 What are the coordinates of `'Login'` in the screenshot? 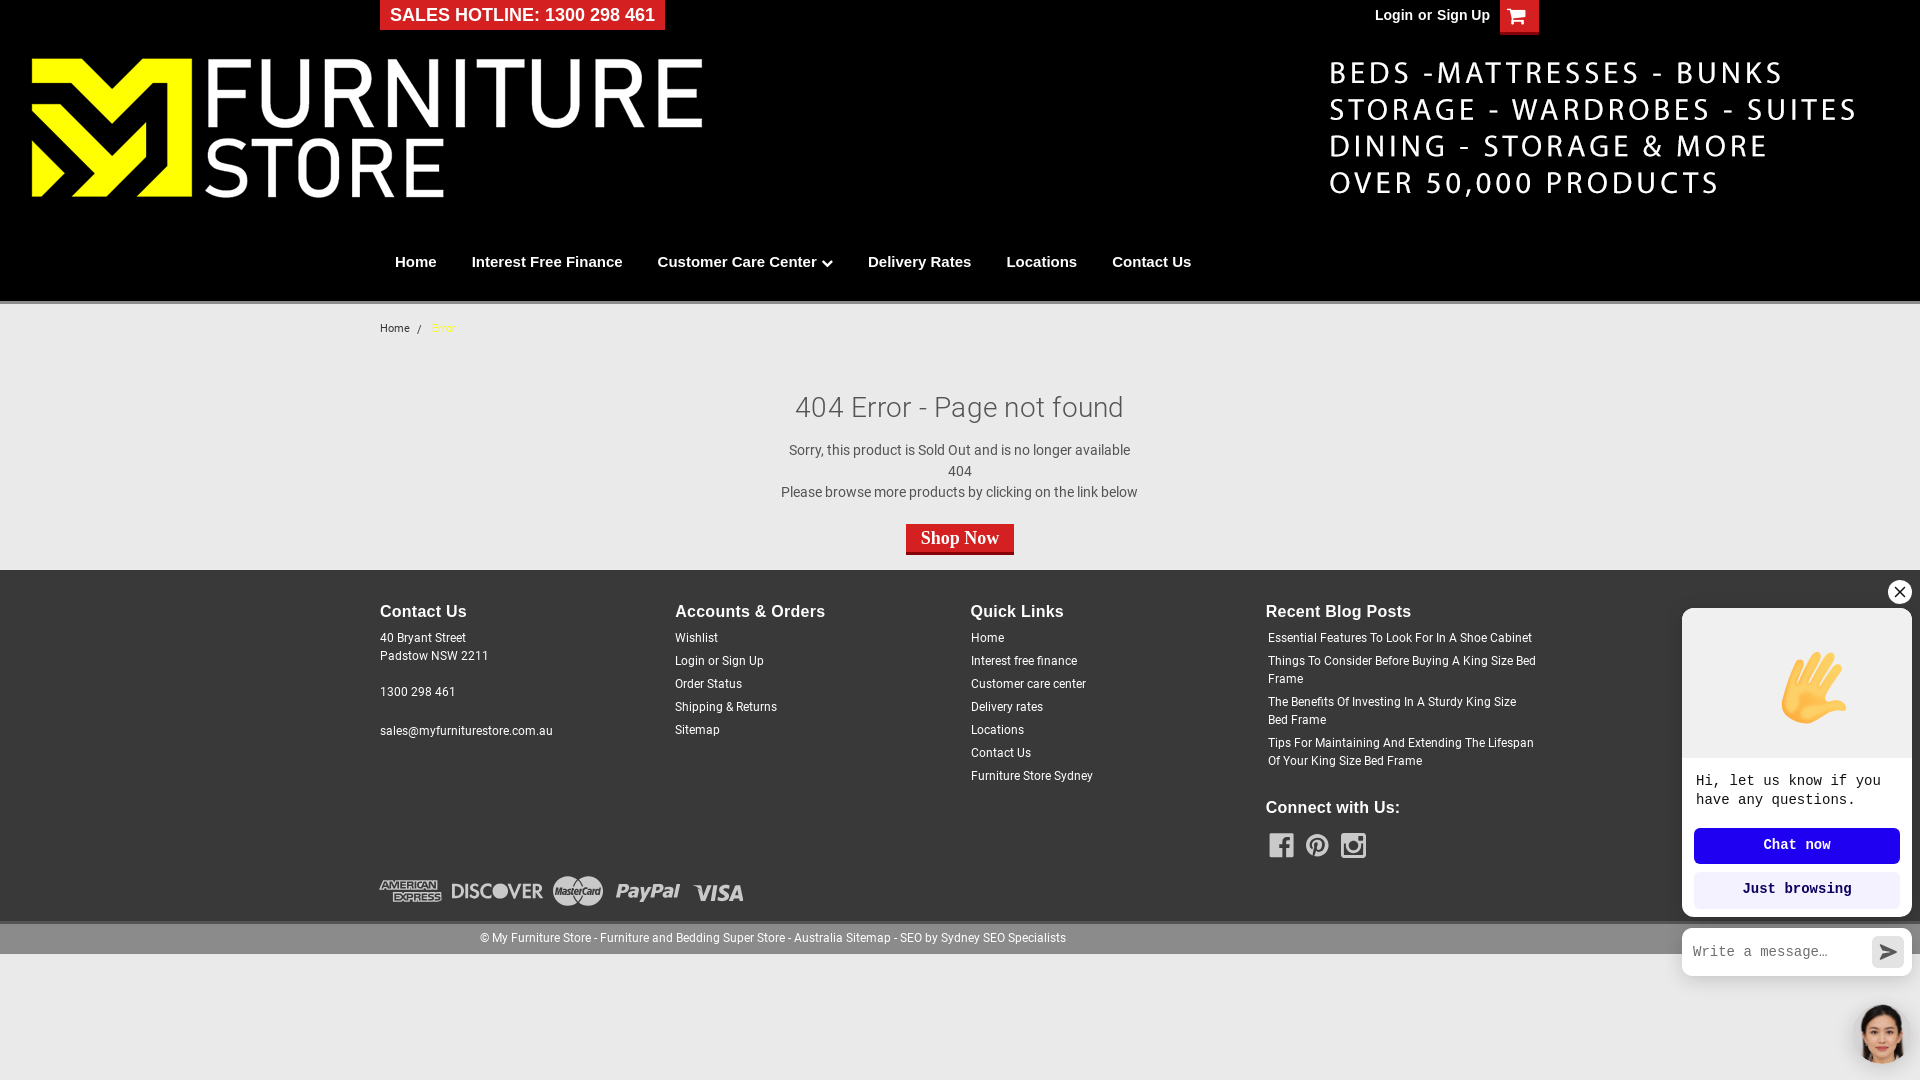 It's located at (1392, 15).